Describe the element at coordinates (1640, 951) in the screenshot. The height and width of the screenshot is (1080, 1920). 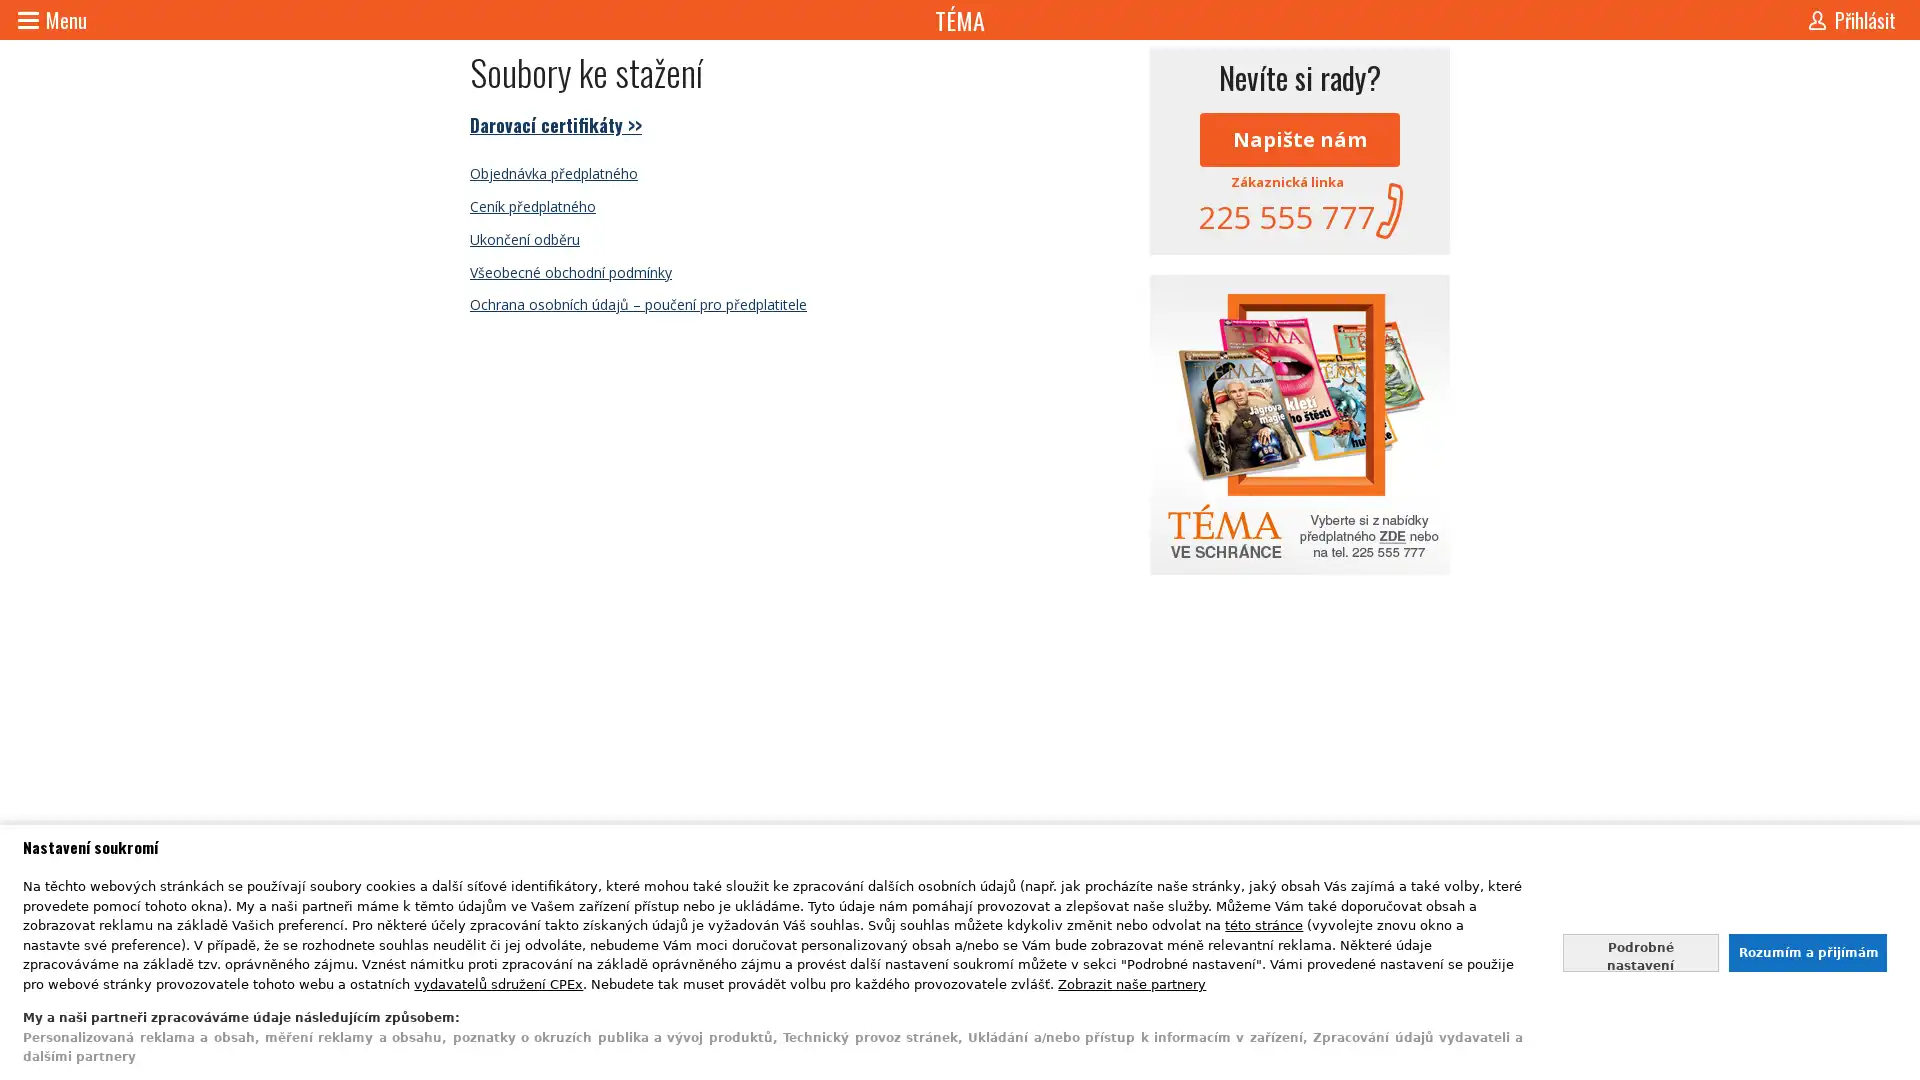
I see `Nastavte sve souhlasy` at that location.